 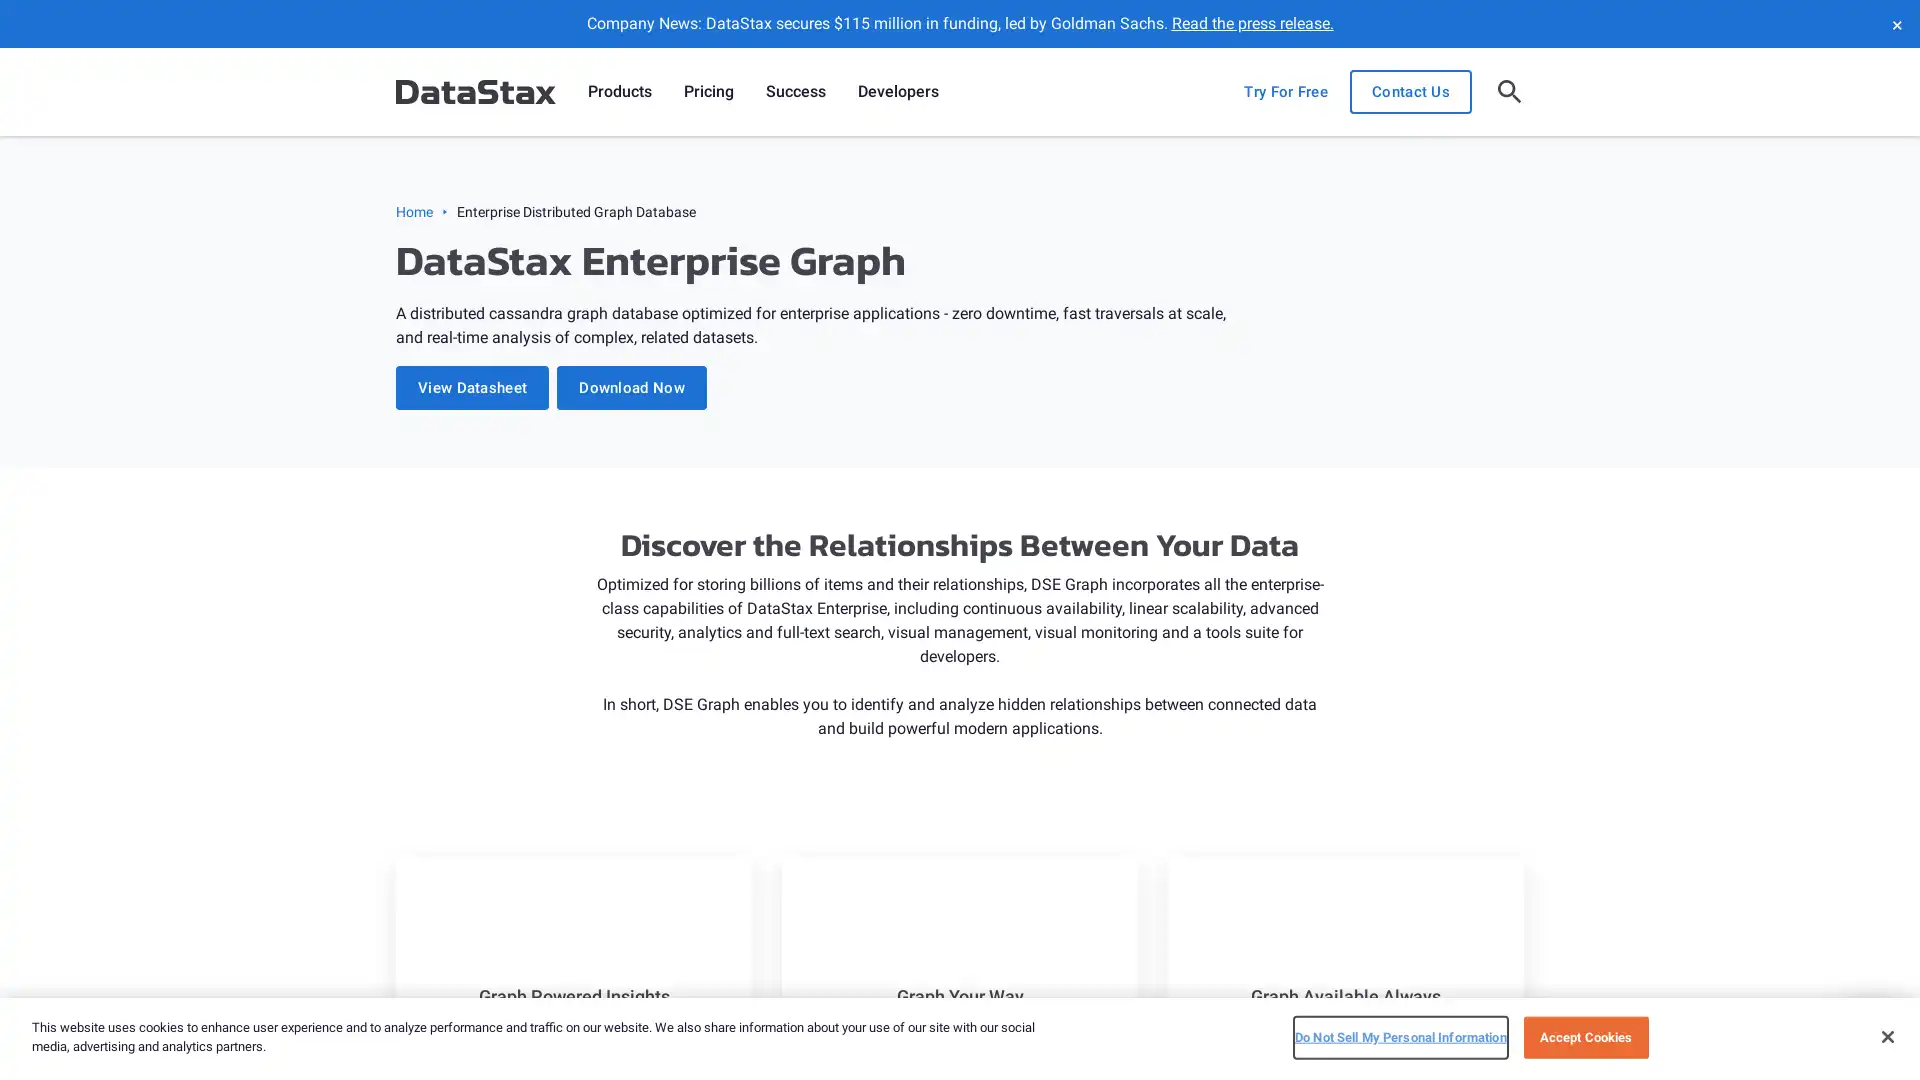 I want to click on Dismiss, so click(x=1895, y=23).